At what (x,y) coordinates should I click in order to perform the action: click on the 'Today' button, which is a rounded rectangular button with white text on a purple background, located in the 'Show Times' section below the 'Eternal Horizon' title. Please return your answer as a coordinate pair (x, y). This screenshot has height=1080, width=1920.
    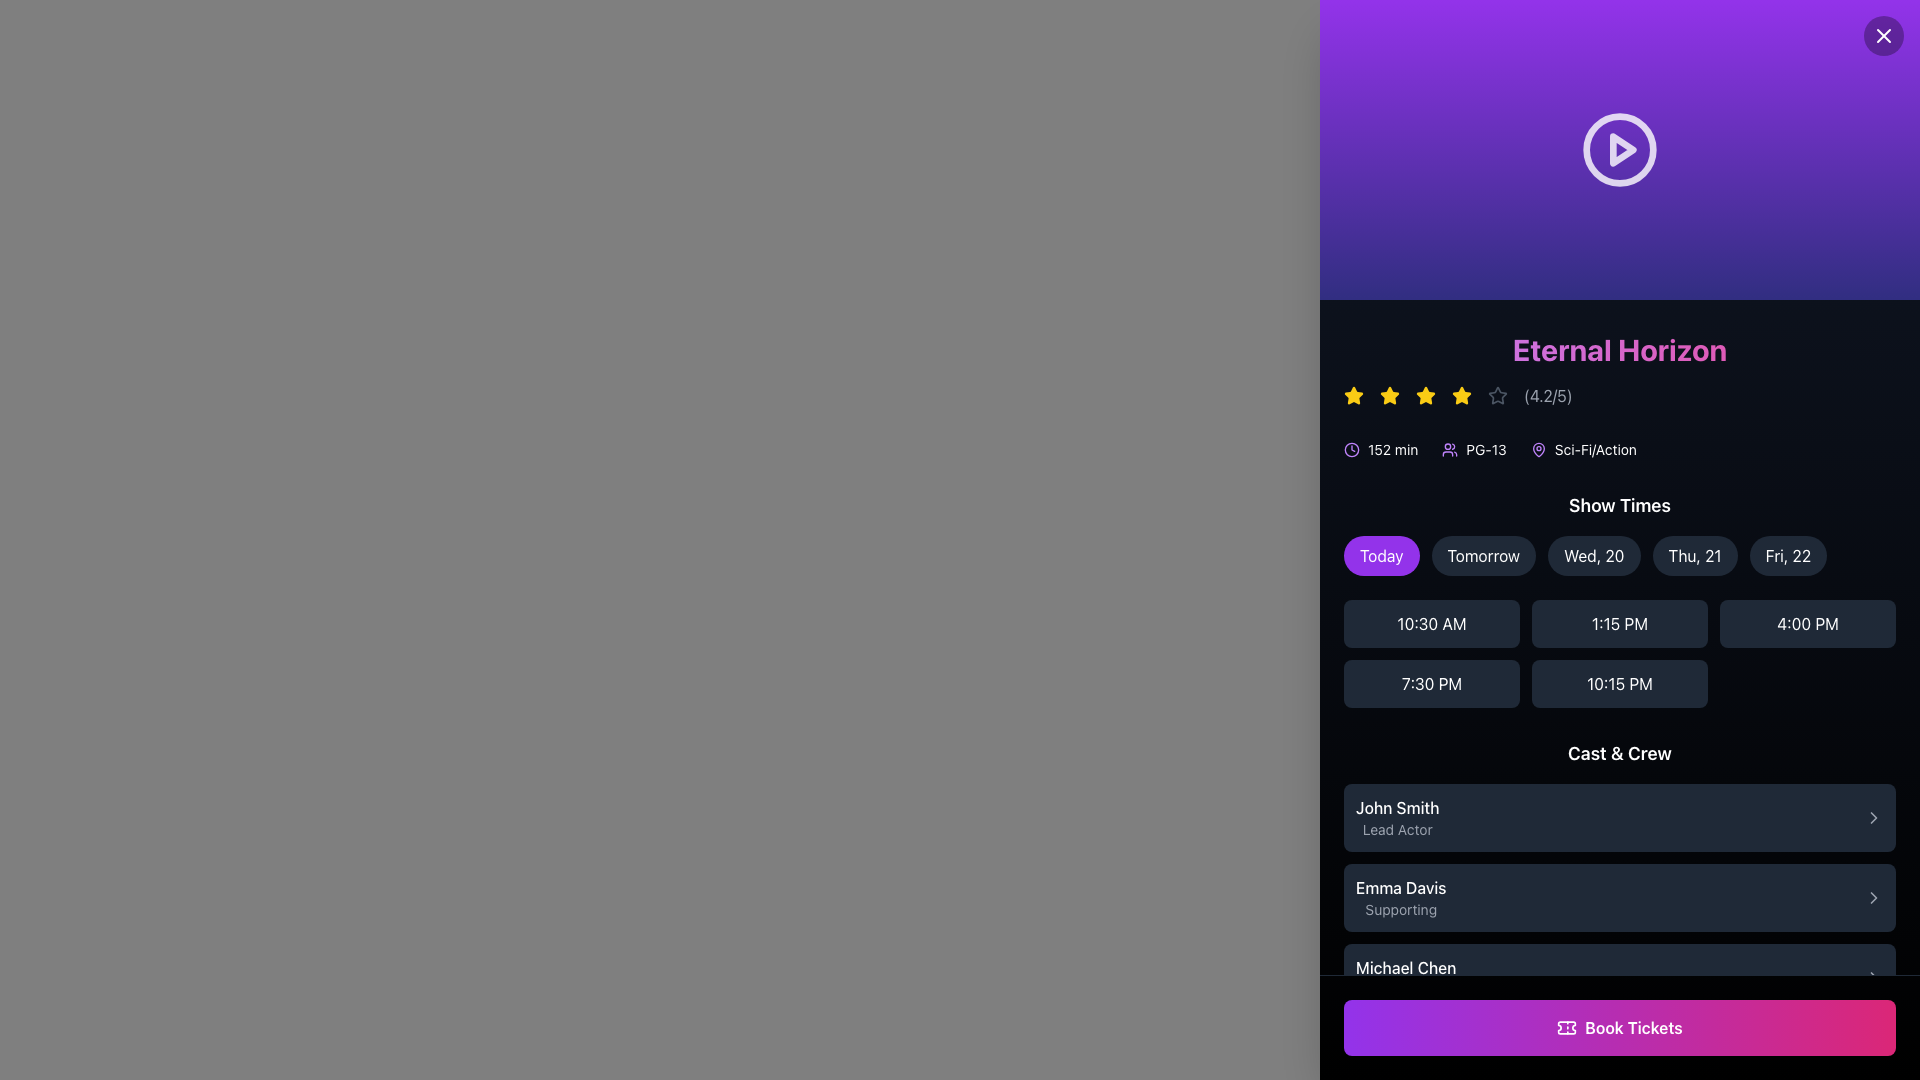
    Looking at the image, I should click on (1380, 555).